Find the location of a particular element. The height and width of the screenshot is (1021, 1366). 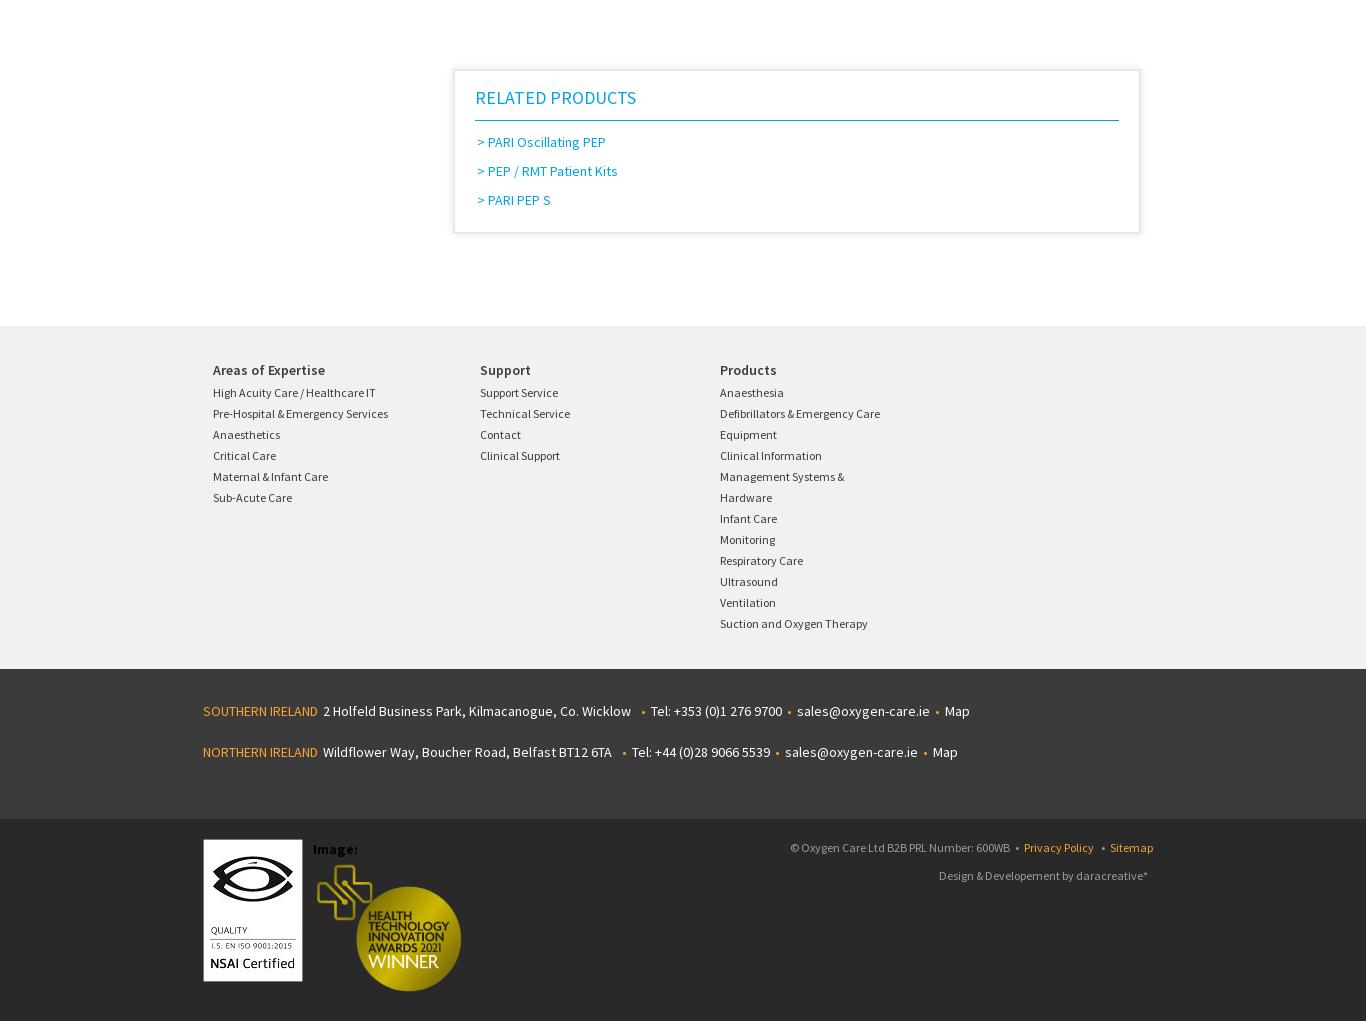

'Privacy Policy' is located at coordinates (1058, 847).